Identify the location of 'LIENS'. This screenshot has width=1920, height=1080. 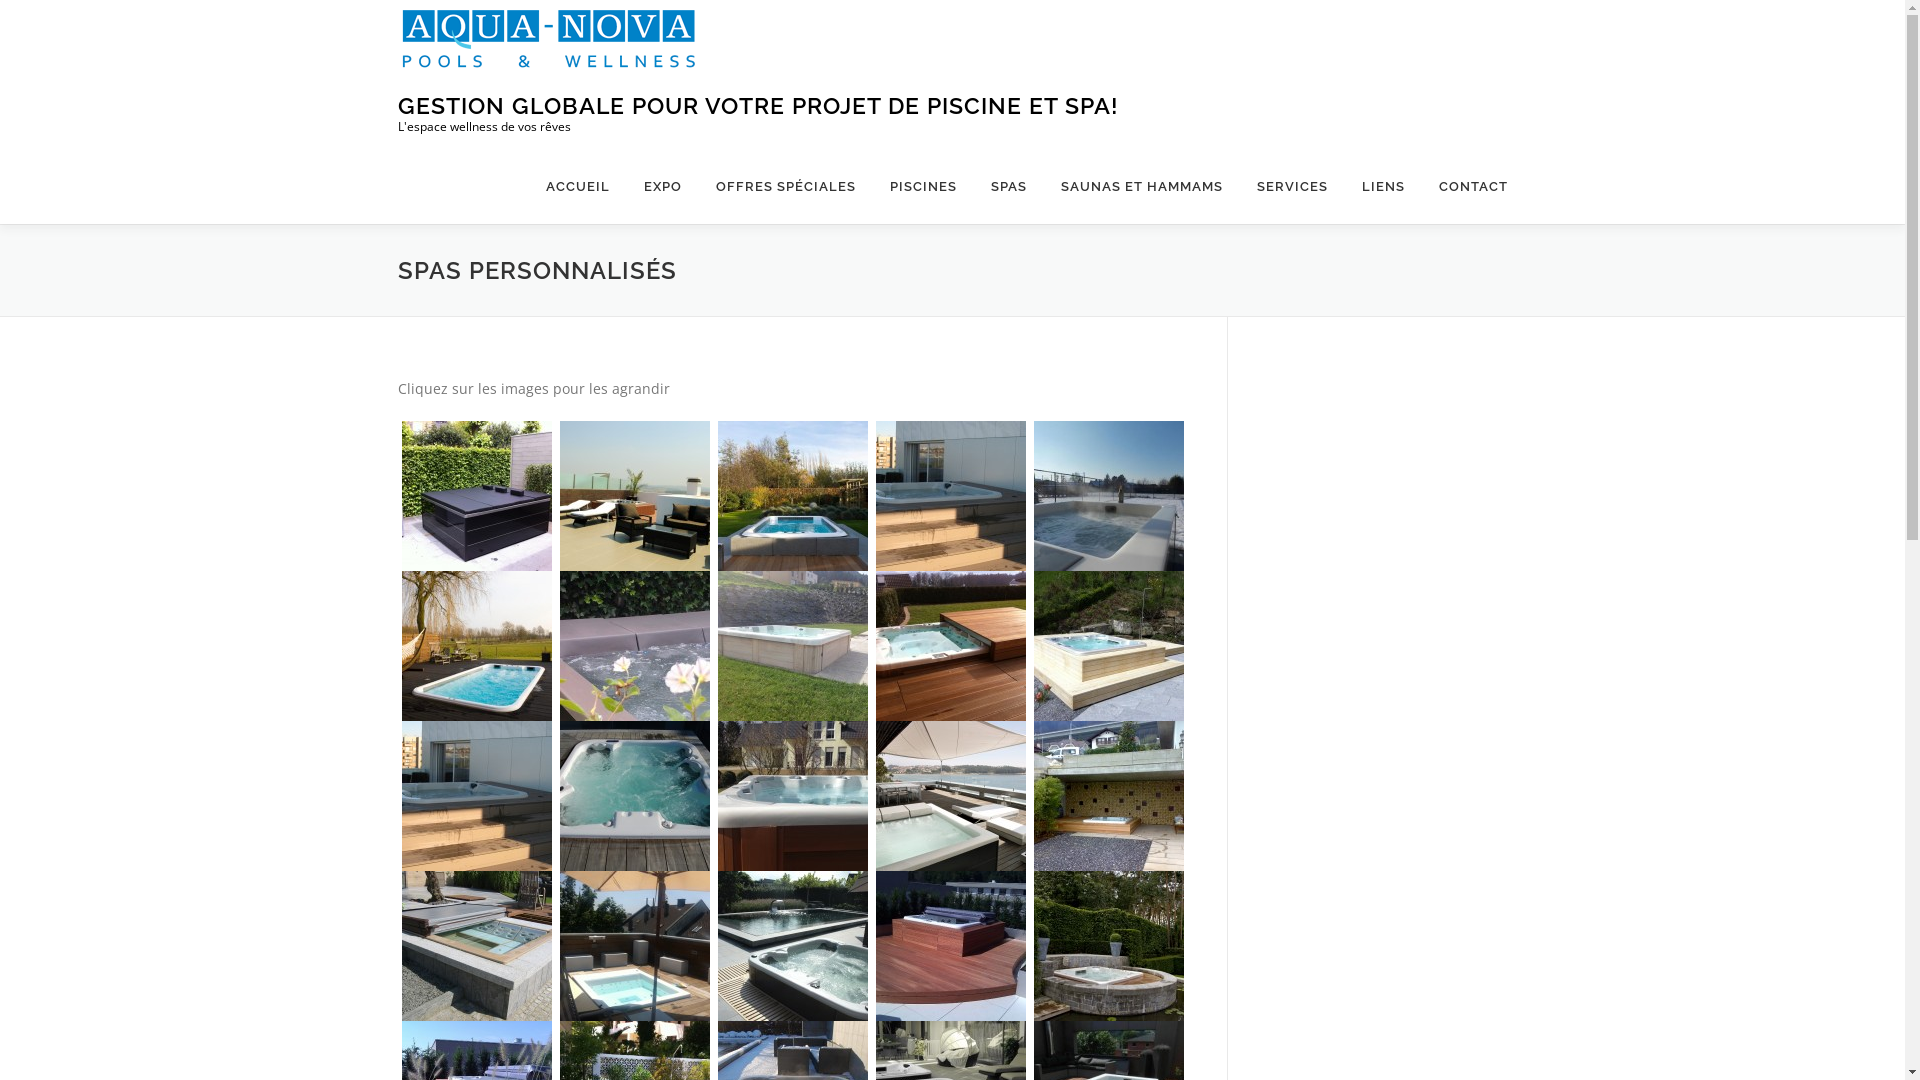
(1381, 186).